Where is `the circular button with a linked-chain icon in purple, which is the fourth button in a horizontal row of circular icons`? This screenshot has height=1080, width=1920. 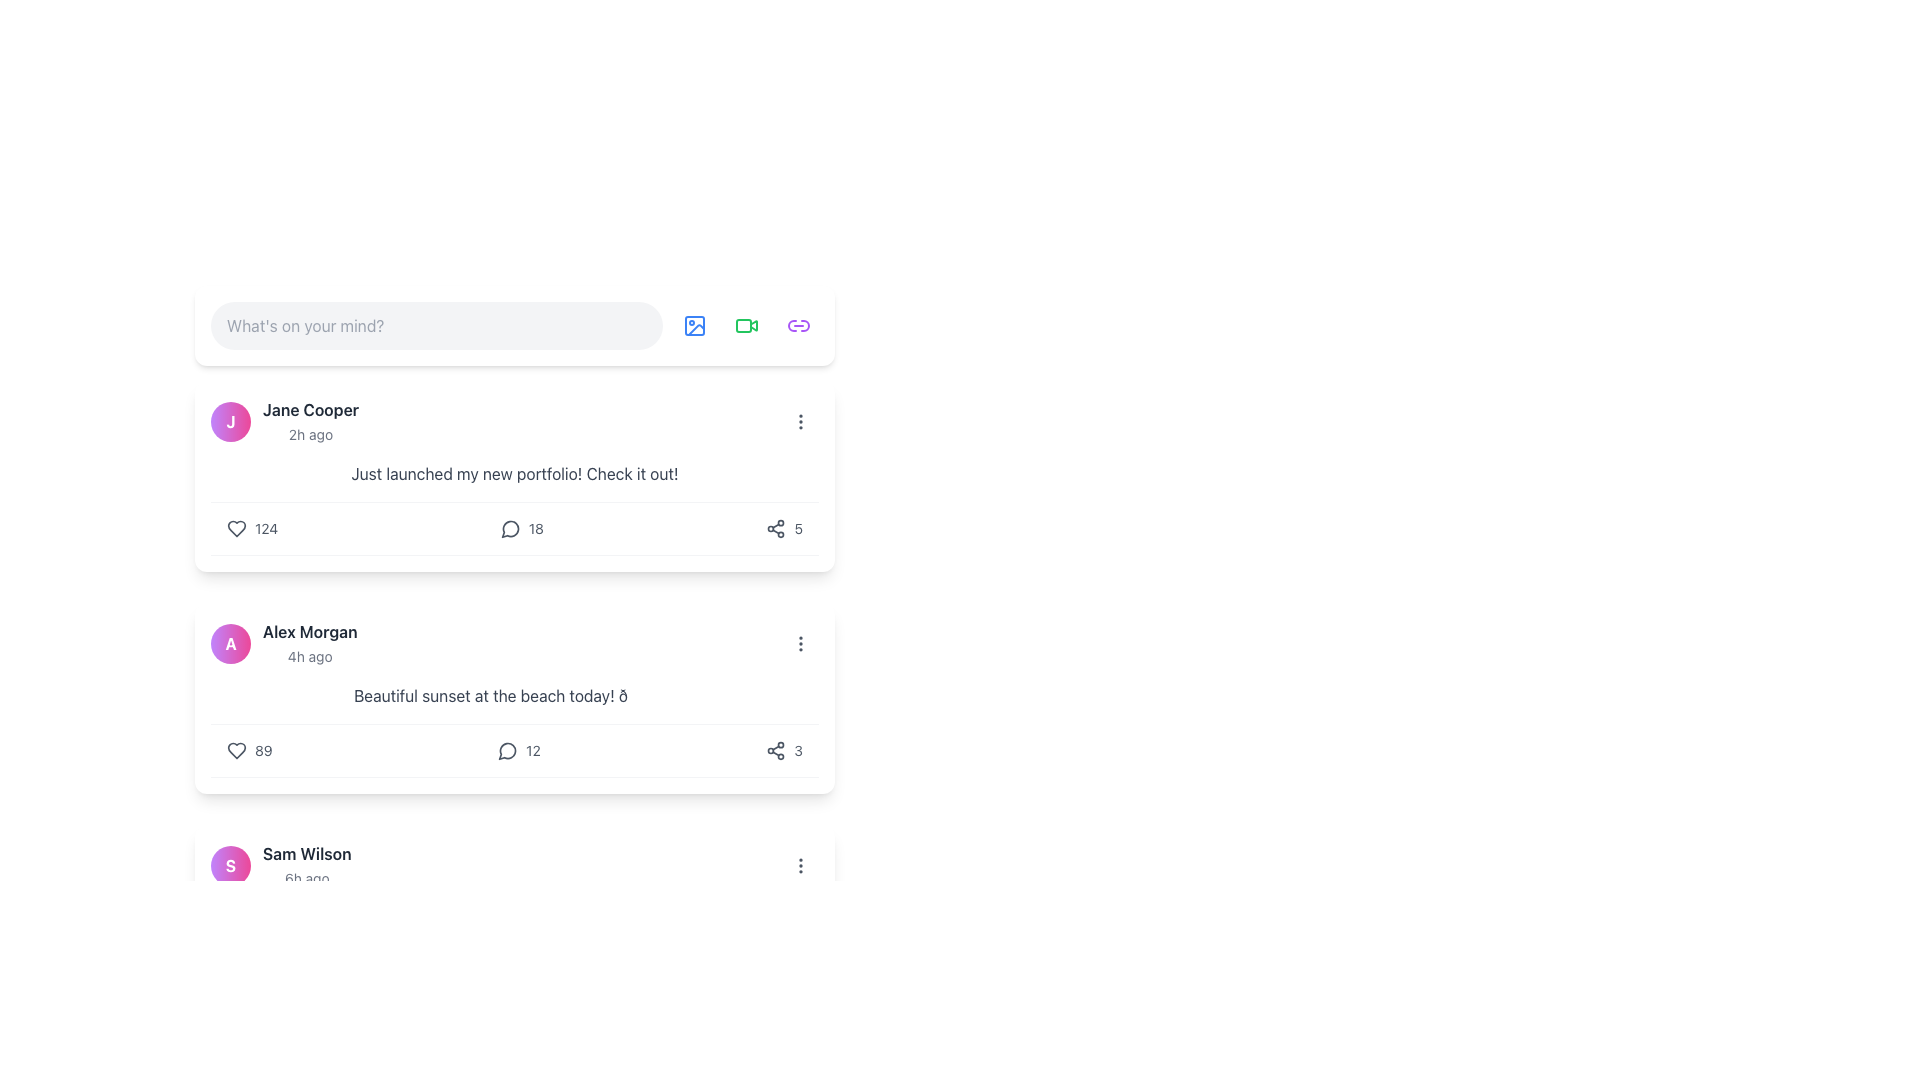 the circular button with a linked-chain icon in purple, which is the fourth button in a horizontal row of circular icons is located at coordinates (797, 325).